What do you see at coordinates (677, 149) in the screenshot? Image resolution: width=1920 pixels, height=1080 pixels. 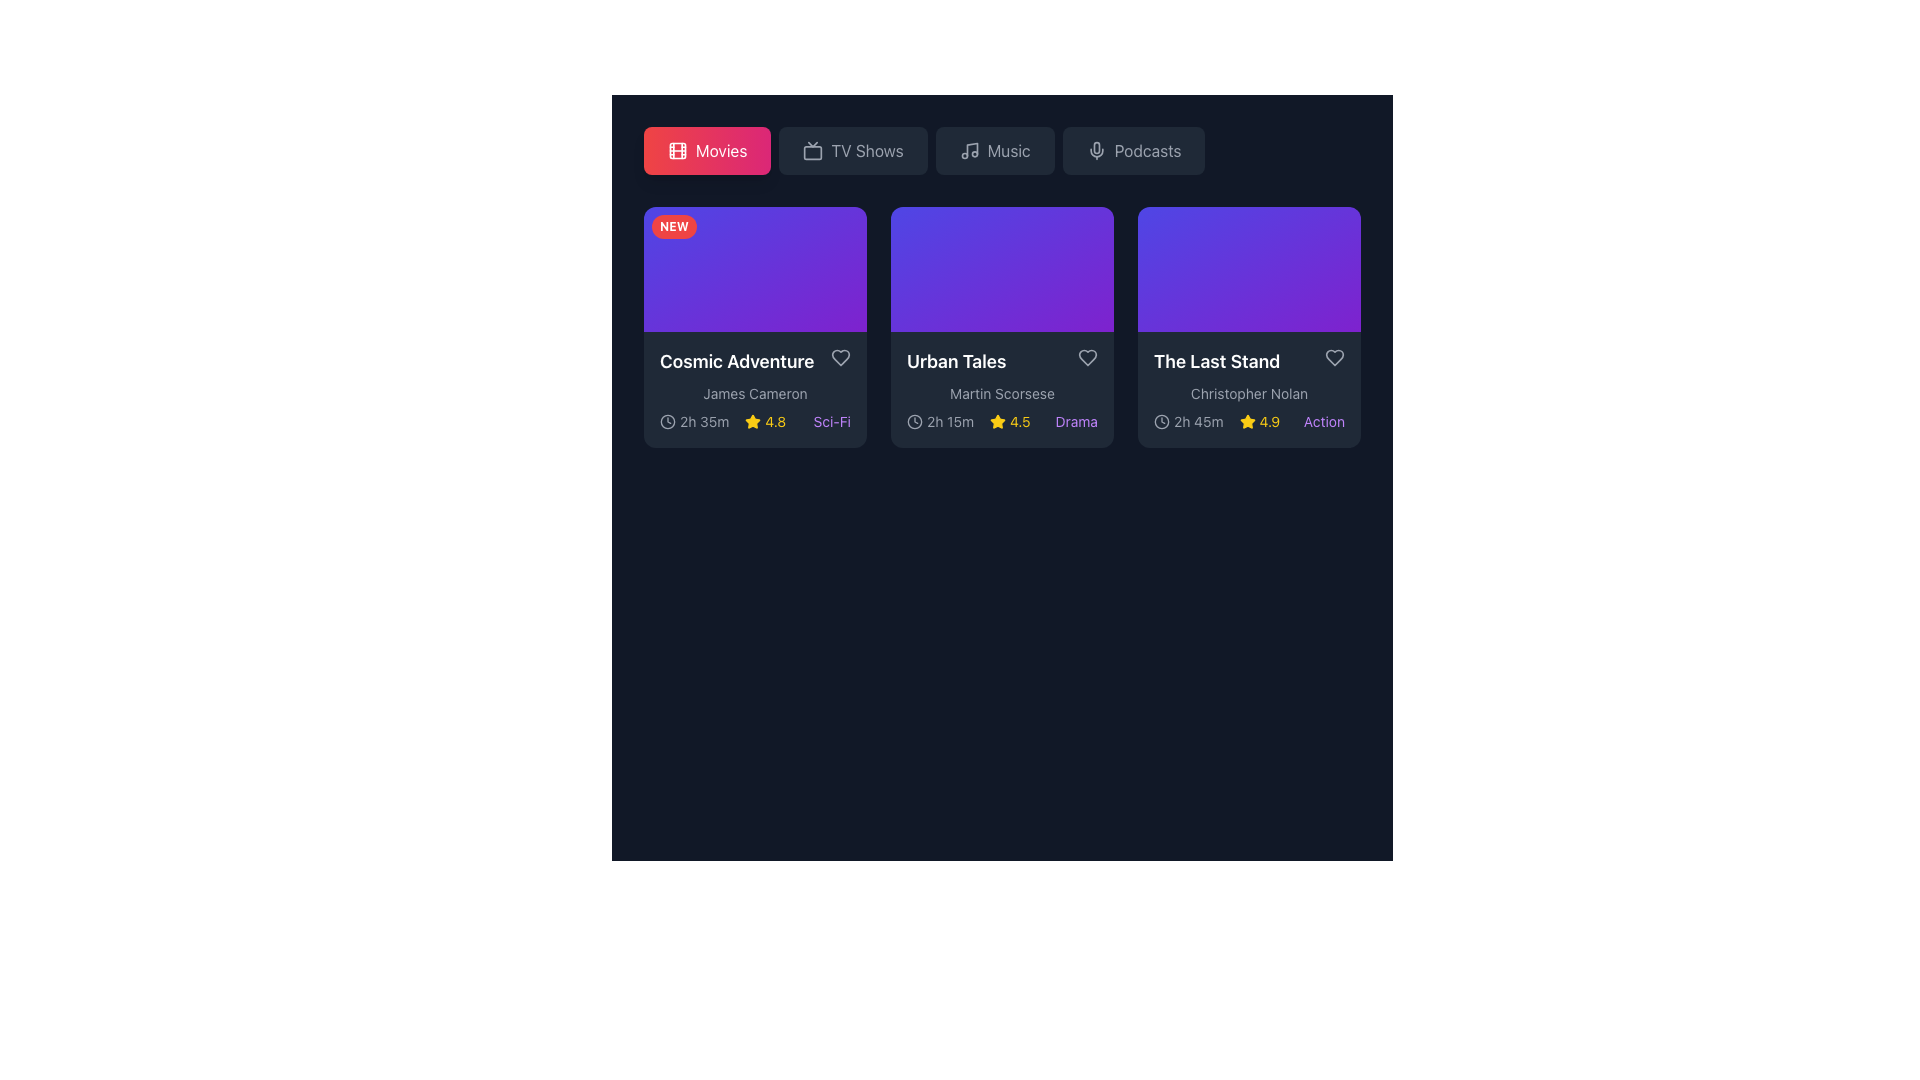 I see `the filmstrip icon located to the left of the 'Movies' label in the top-left menu bar` at bounding box center [677, 149].